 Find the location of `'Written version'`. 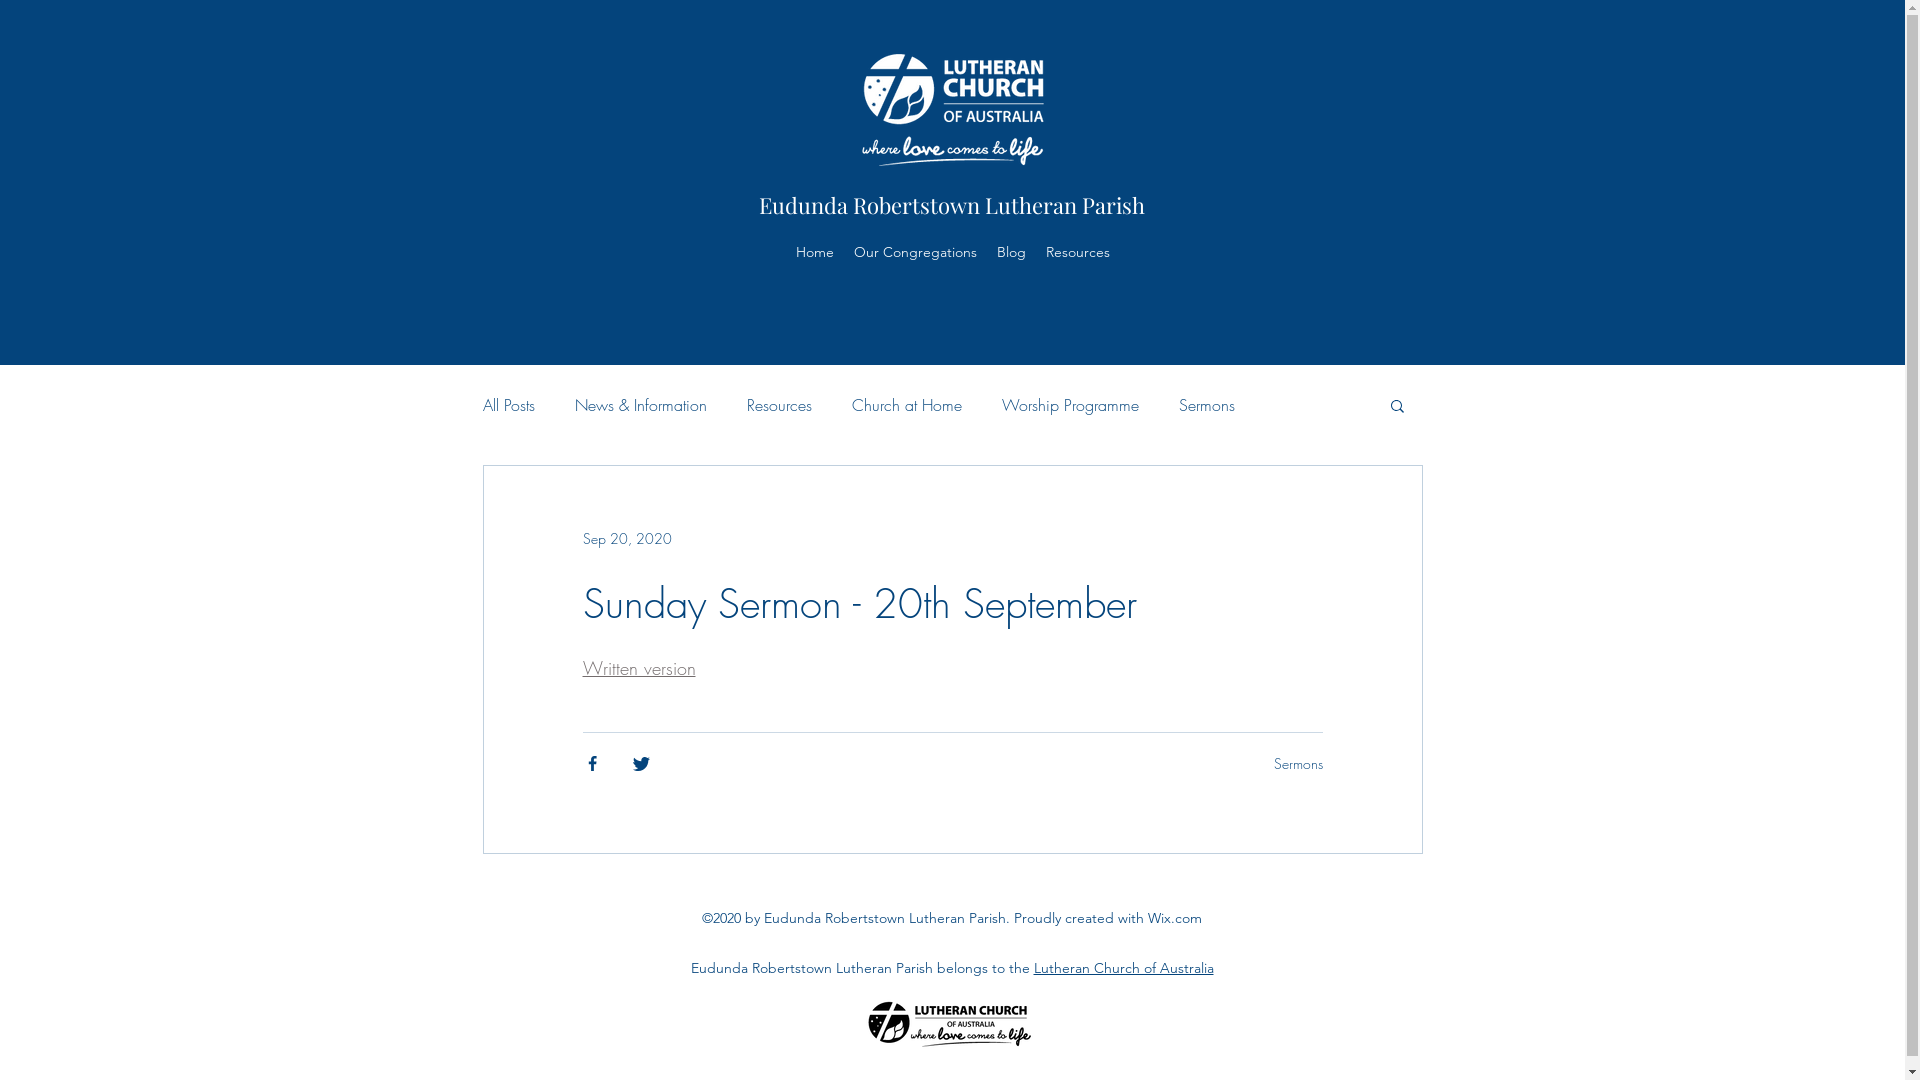

'Written version' is located at coordinates (637, 667).